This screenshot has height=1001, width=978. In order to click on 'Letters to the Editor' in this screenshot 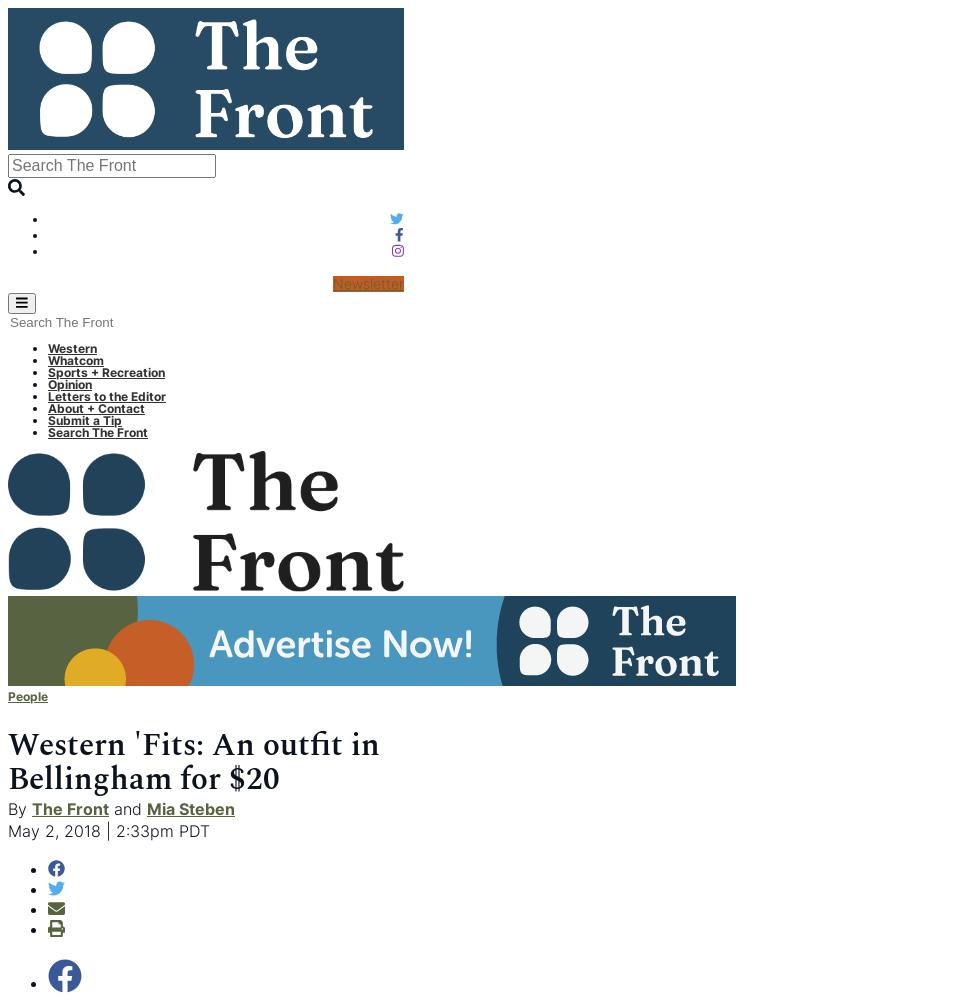, I will do `click(48, 394)`.